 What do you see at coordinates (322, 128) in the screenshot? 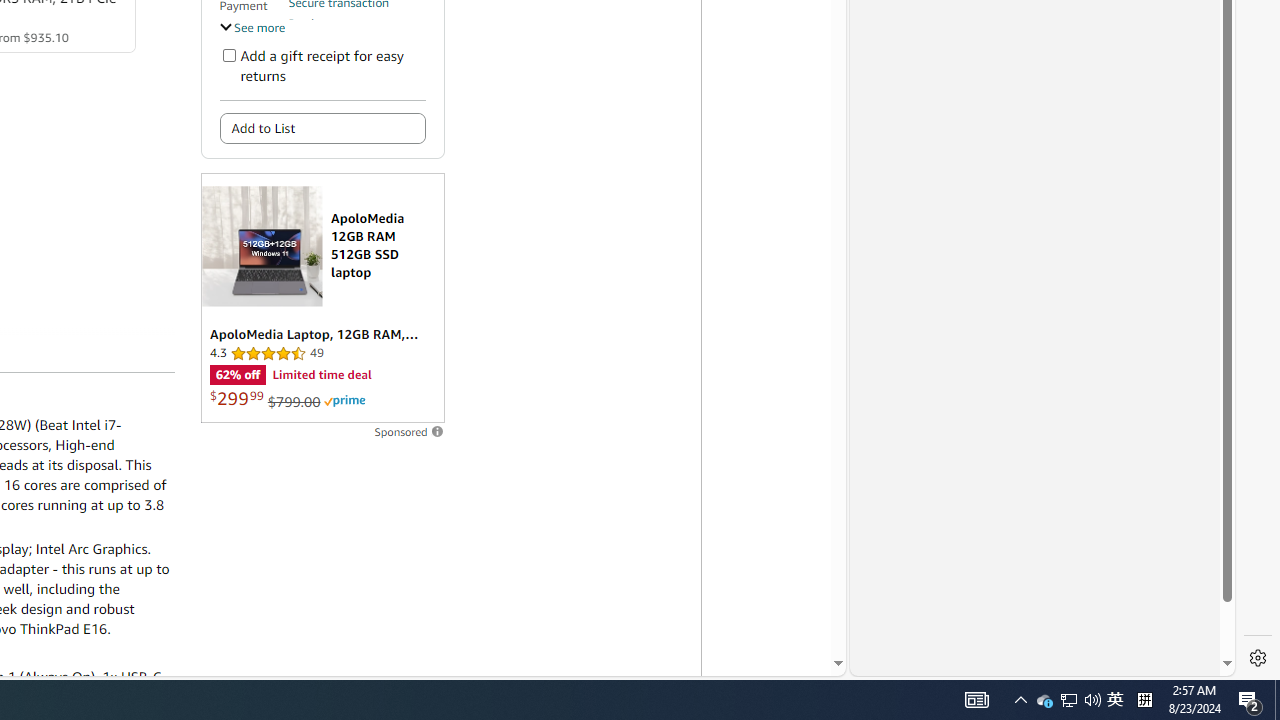
I see `'Add to List'` at bounding box center [322, 128].